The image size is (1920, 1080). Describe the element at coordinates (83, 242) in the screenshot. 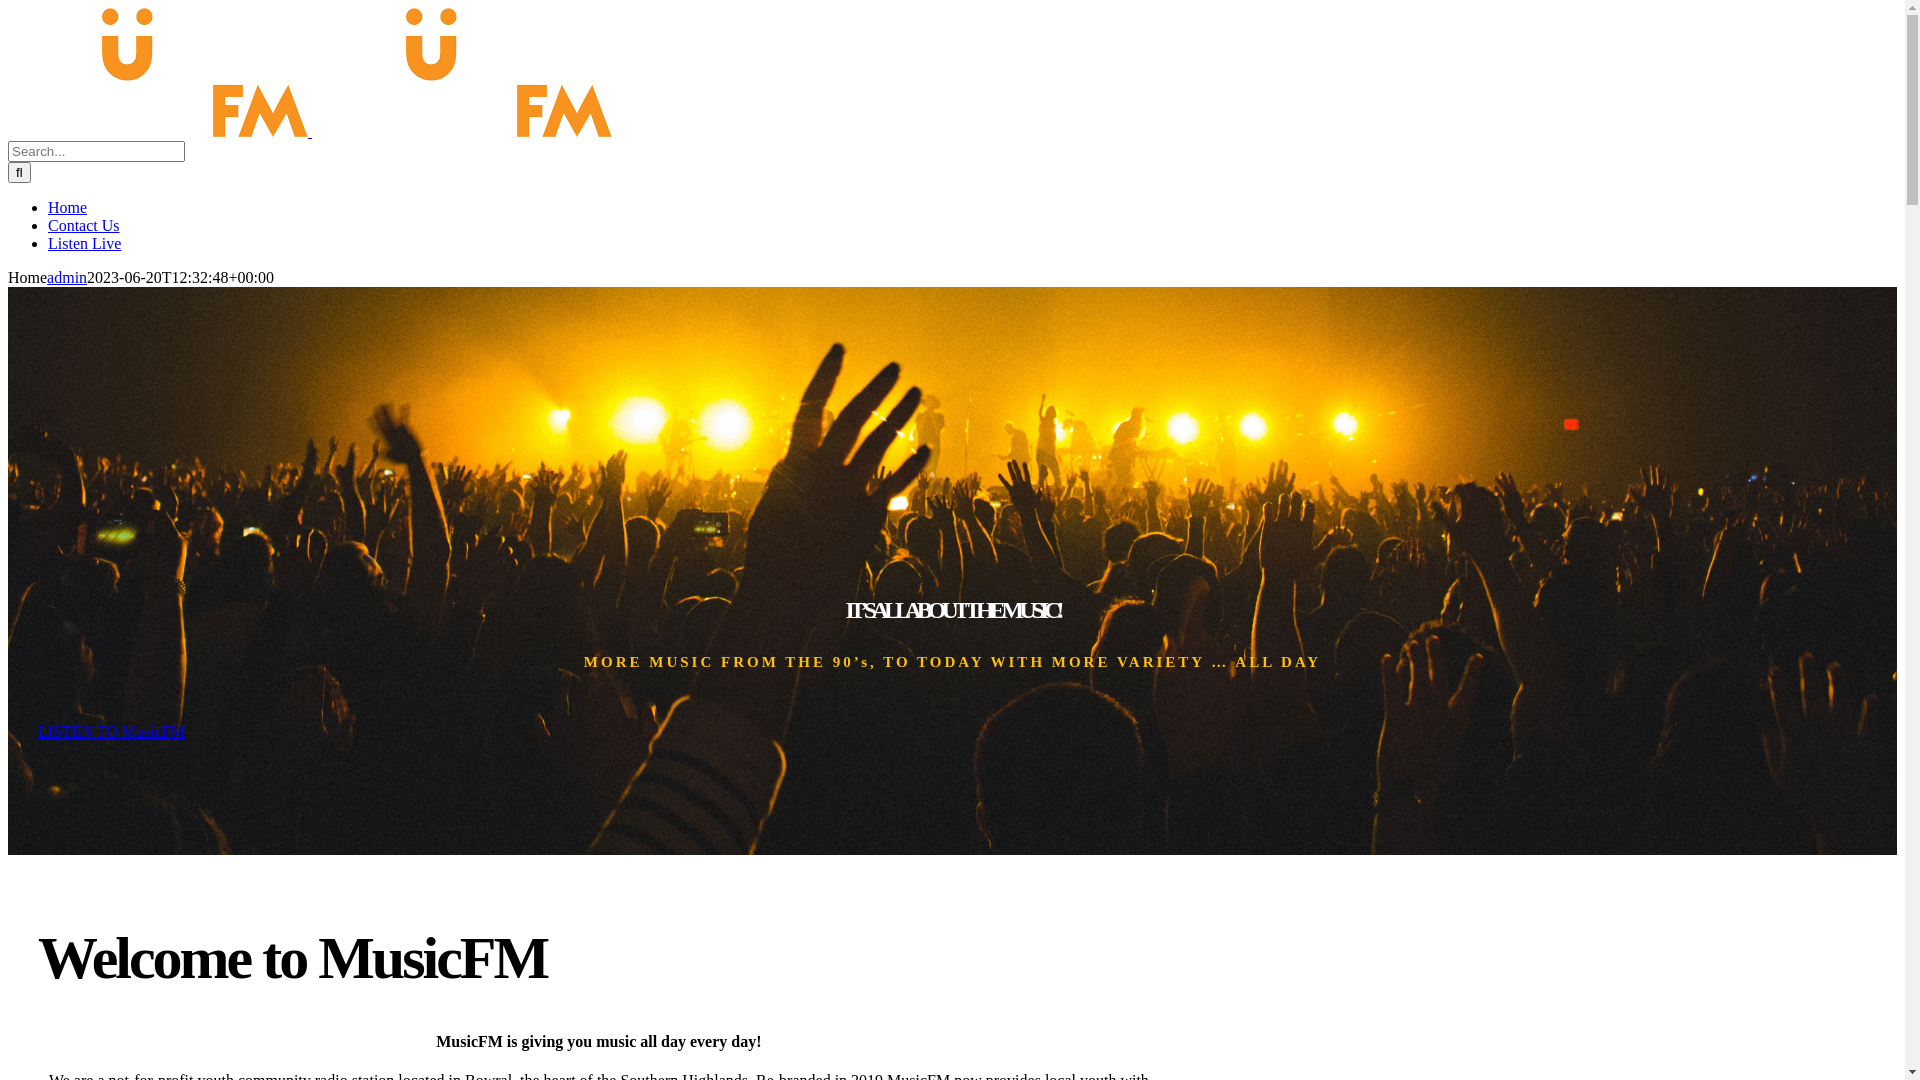

I see `'Listen Live'` at that location.